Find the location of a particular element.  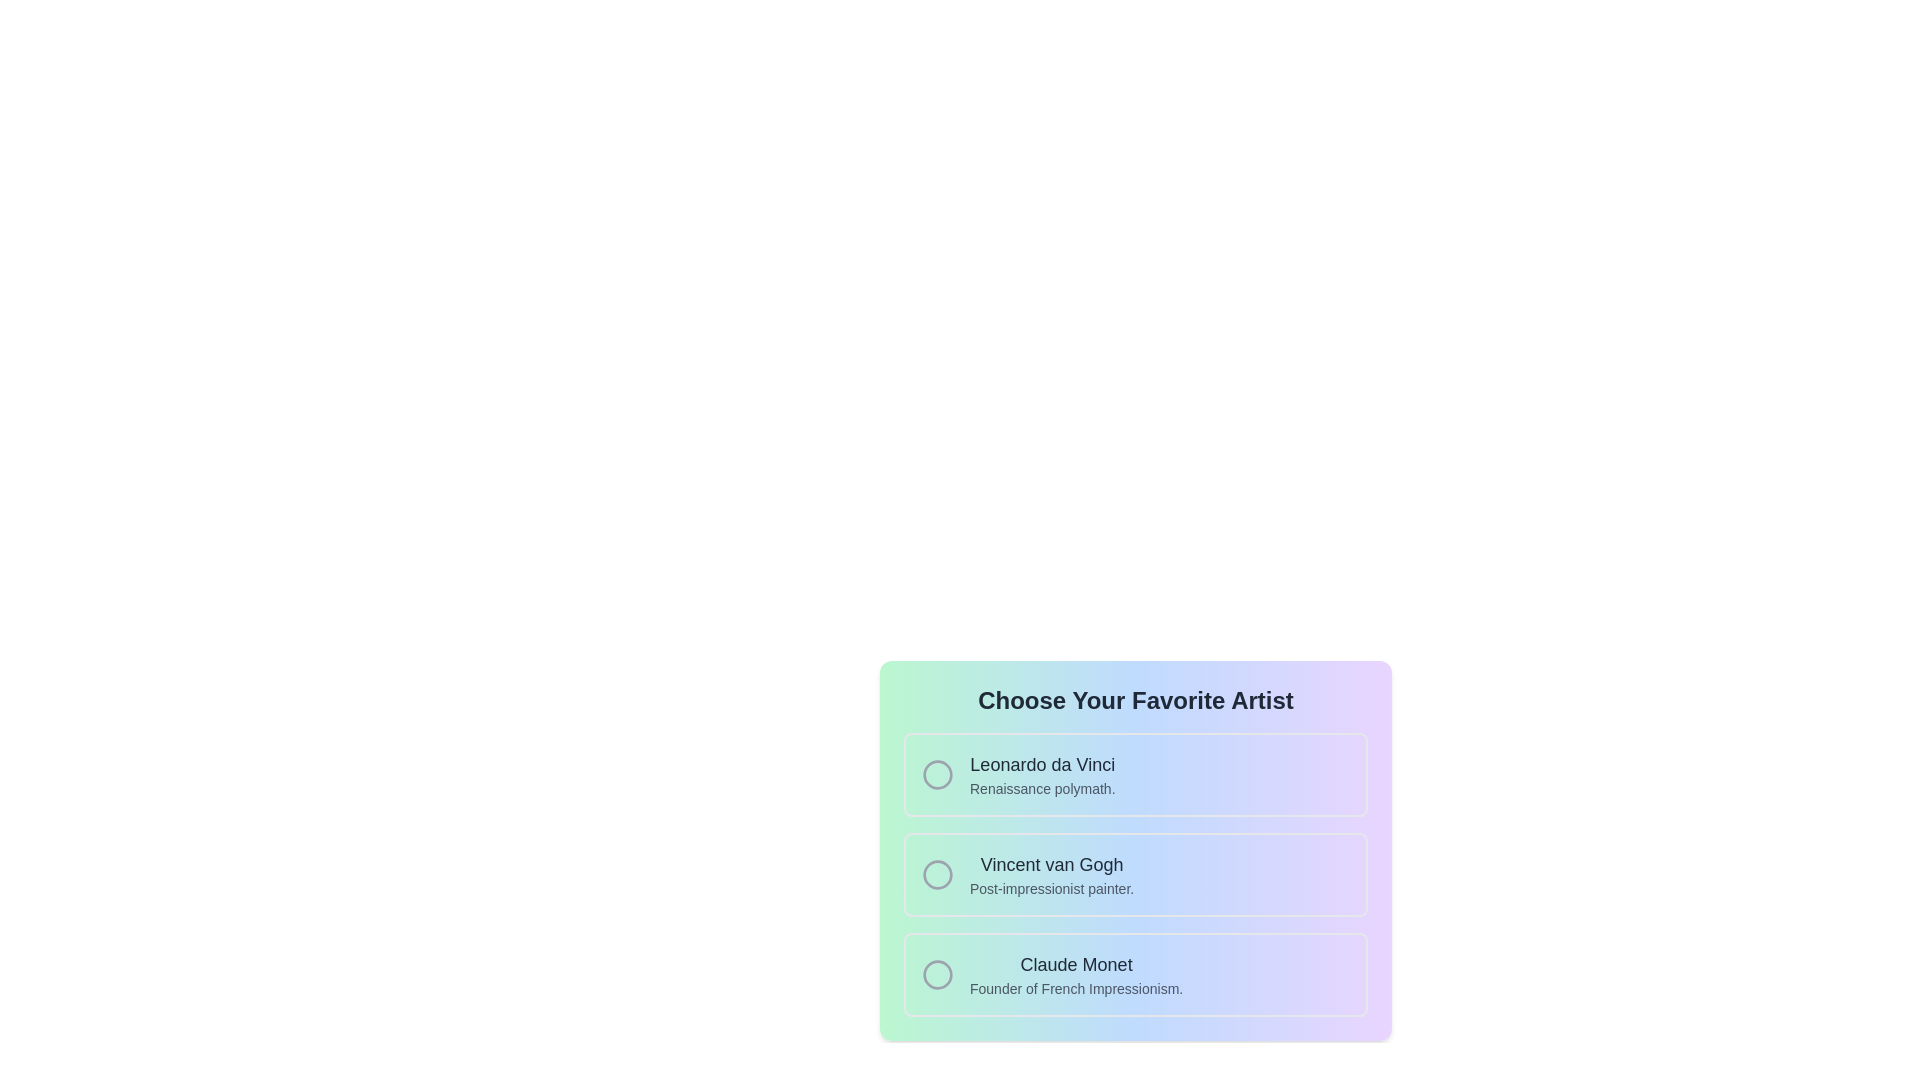

to select 'Vincent van Gogh' as the favorite artist from the second selectable option in the list is located at coordinates (1136, 874).